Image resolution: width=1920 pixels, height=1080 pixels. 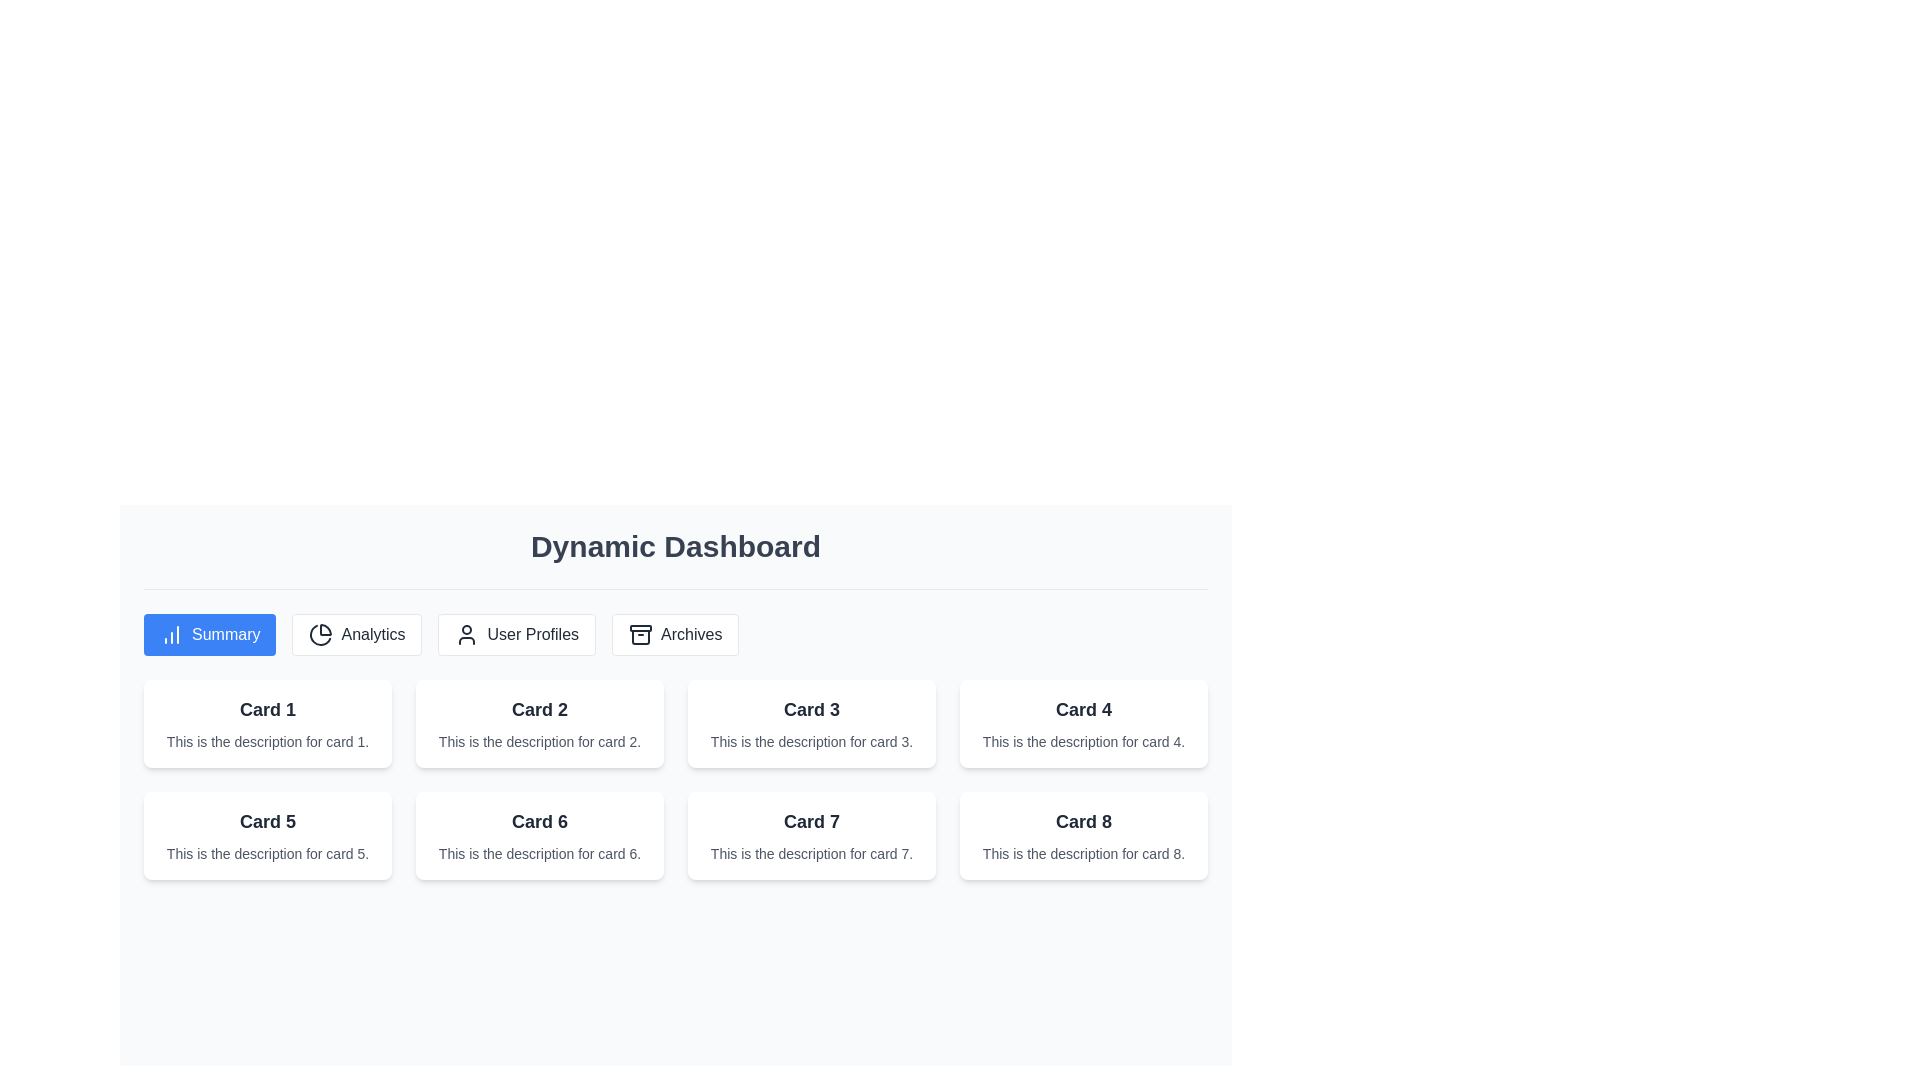 I want to click on text content of the fourth card in the grid layout, which displays a title and a description, so click(x=1083, y=724).